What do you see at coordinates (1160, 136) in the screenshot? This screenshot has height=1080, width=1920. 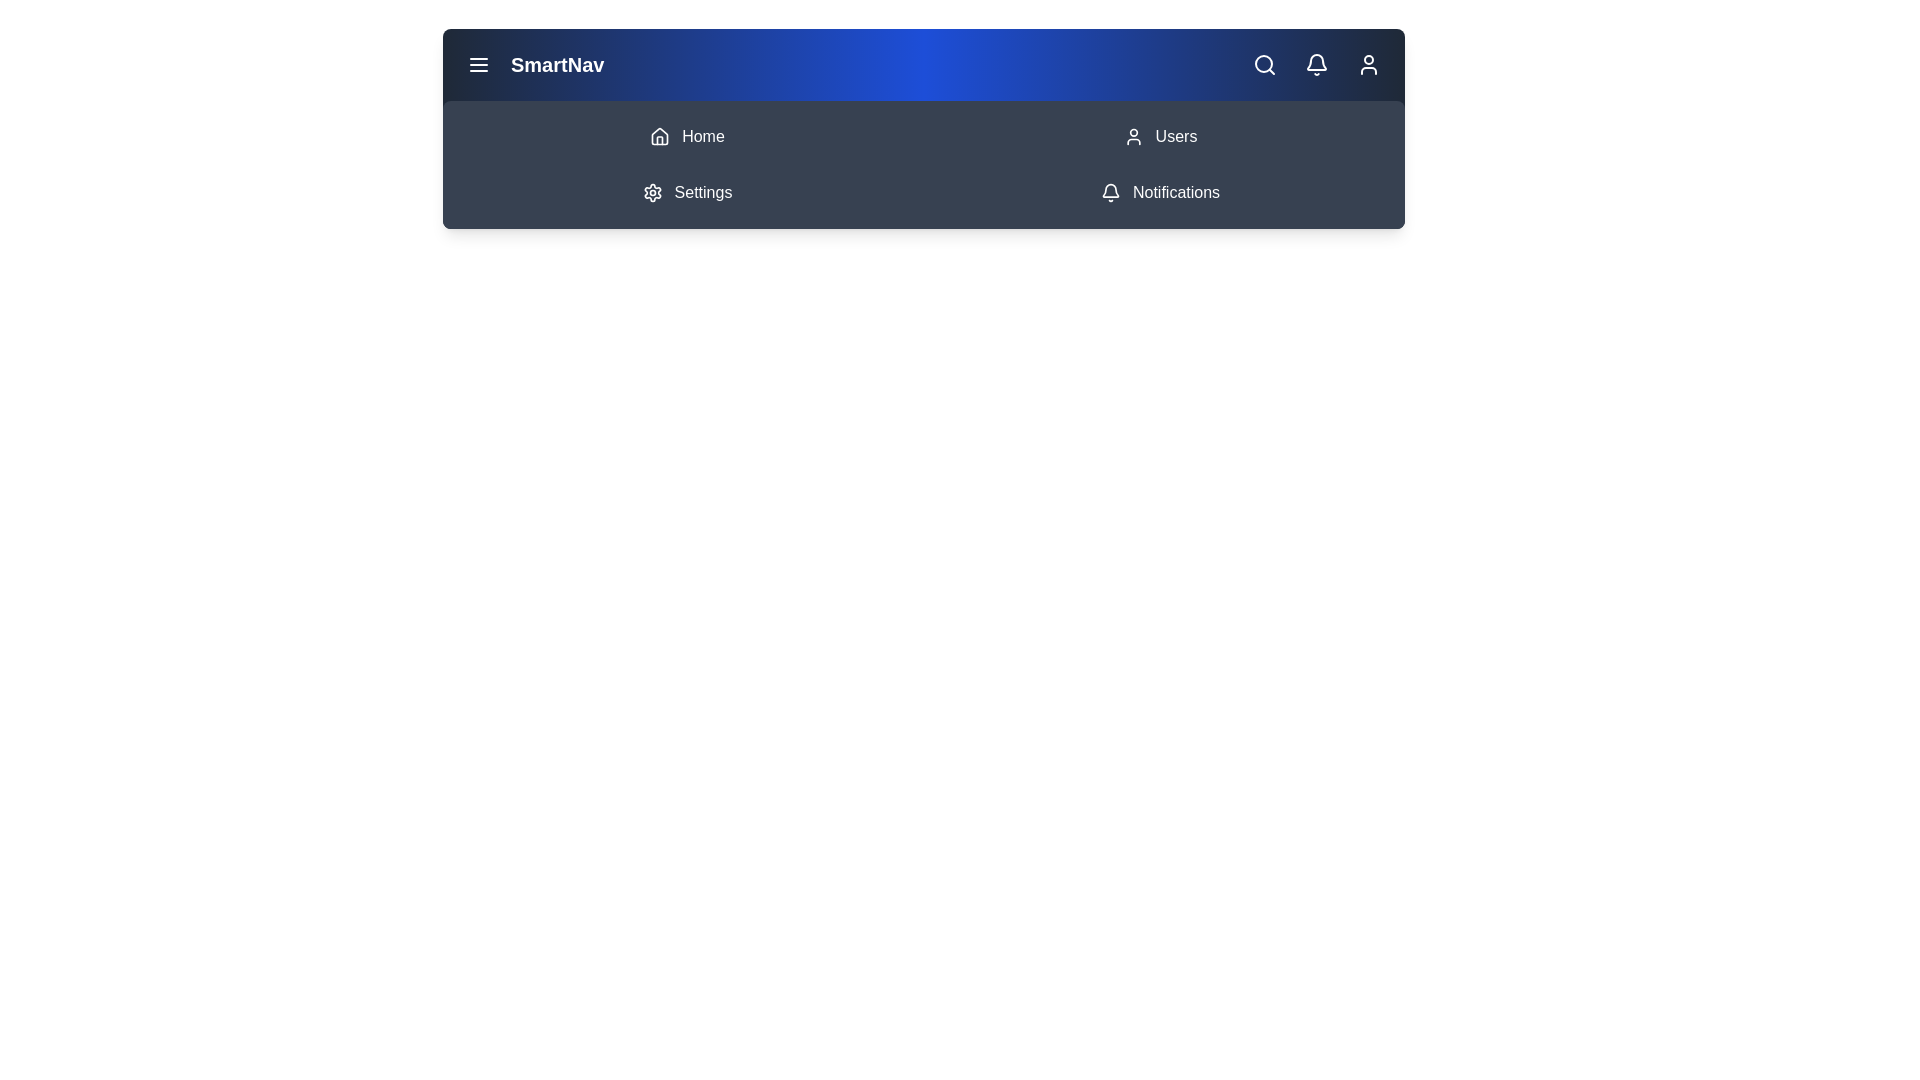 I see `the Users navigation item in the menu` at bounding box center [1160, 136].